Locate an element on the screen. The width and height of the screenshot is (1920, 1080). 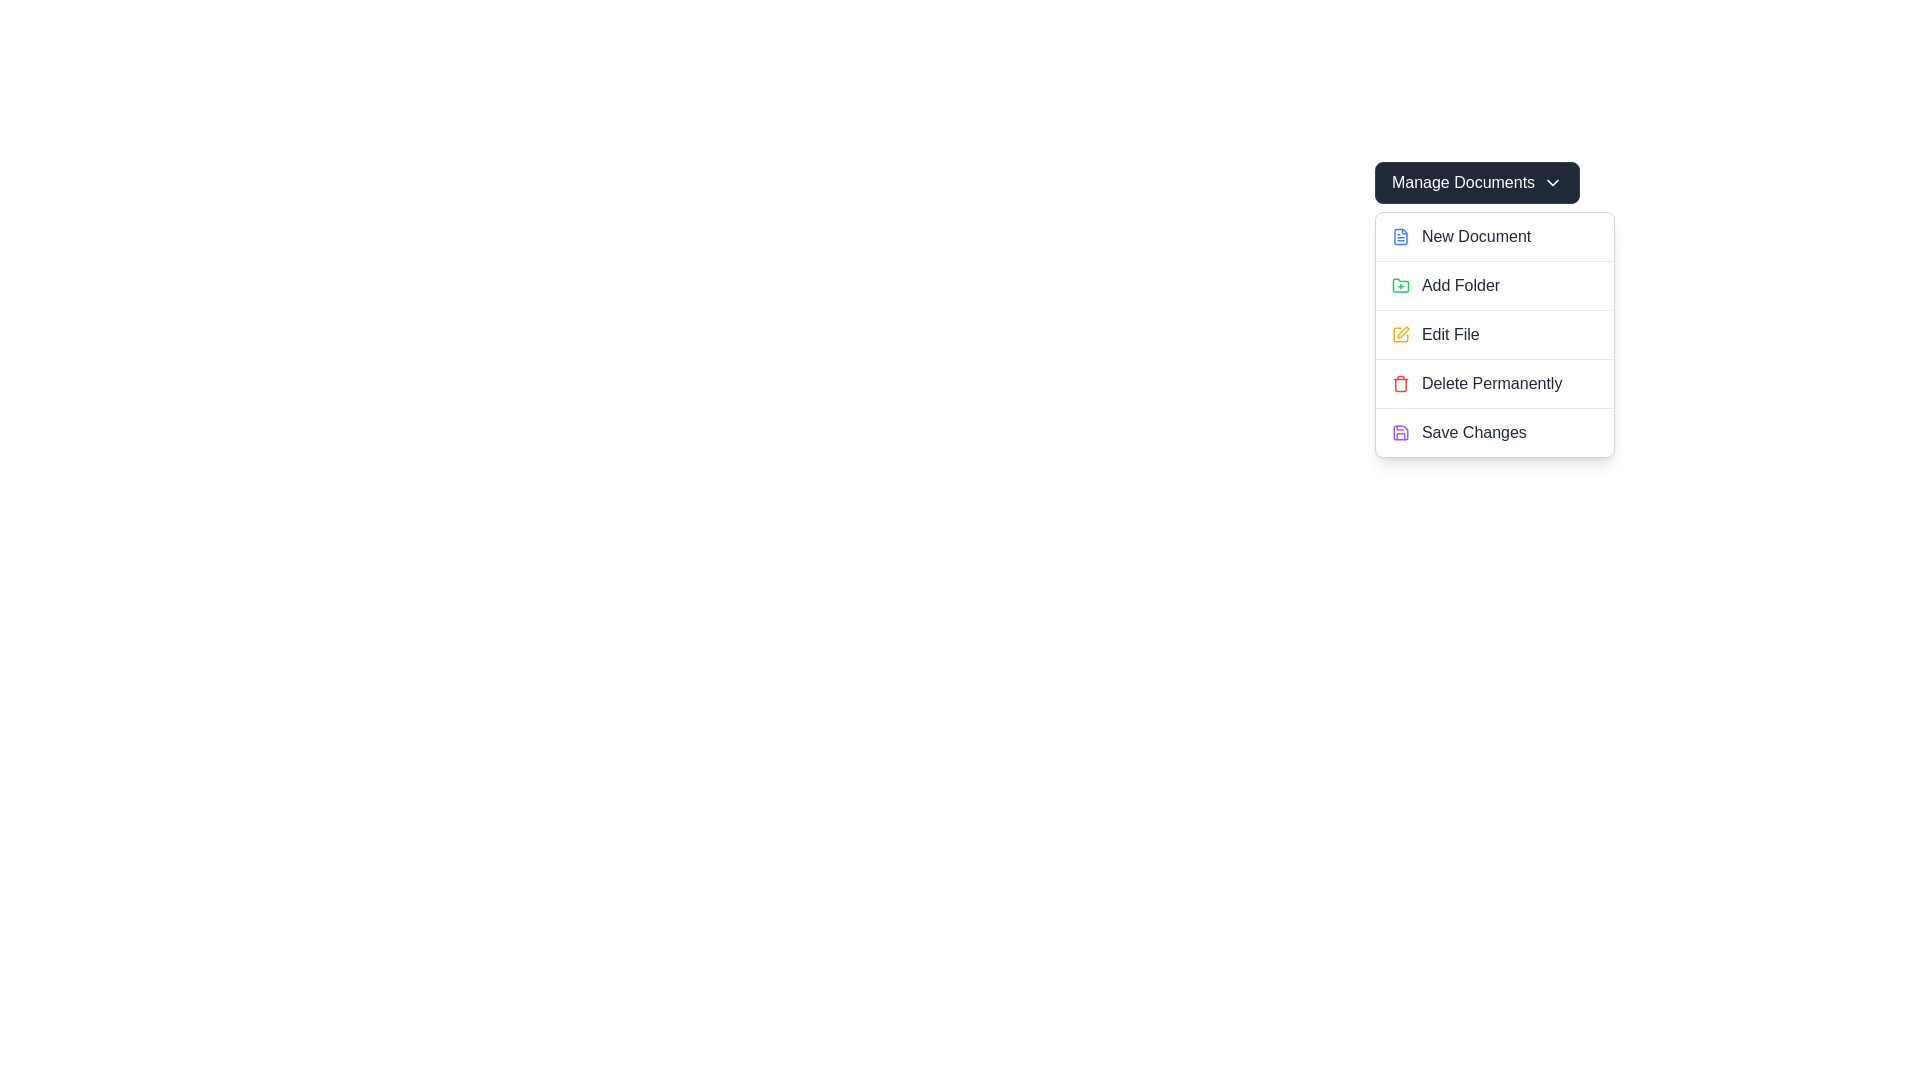
the 'Manage Documents' button with a dark background and a downward-pointing chevron icon is located at coordinates (1477, 182).